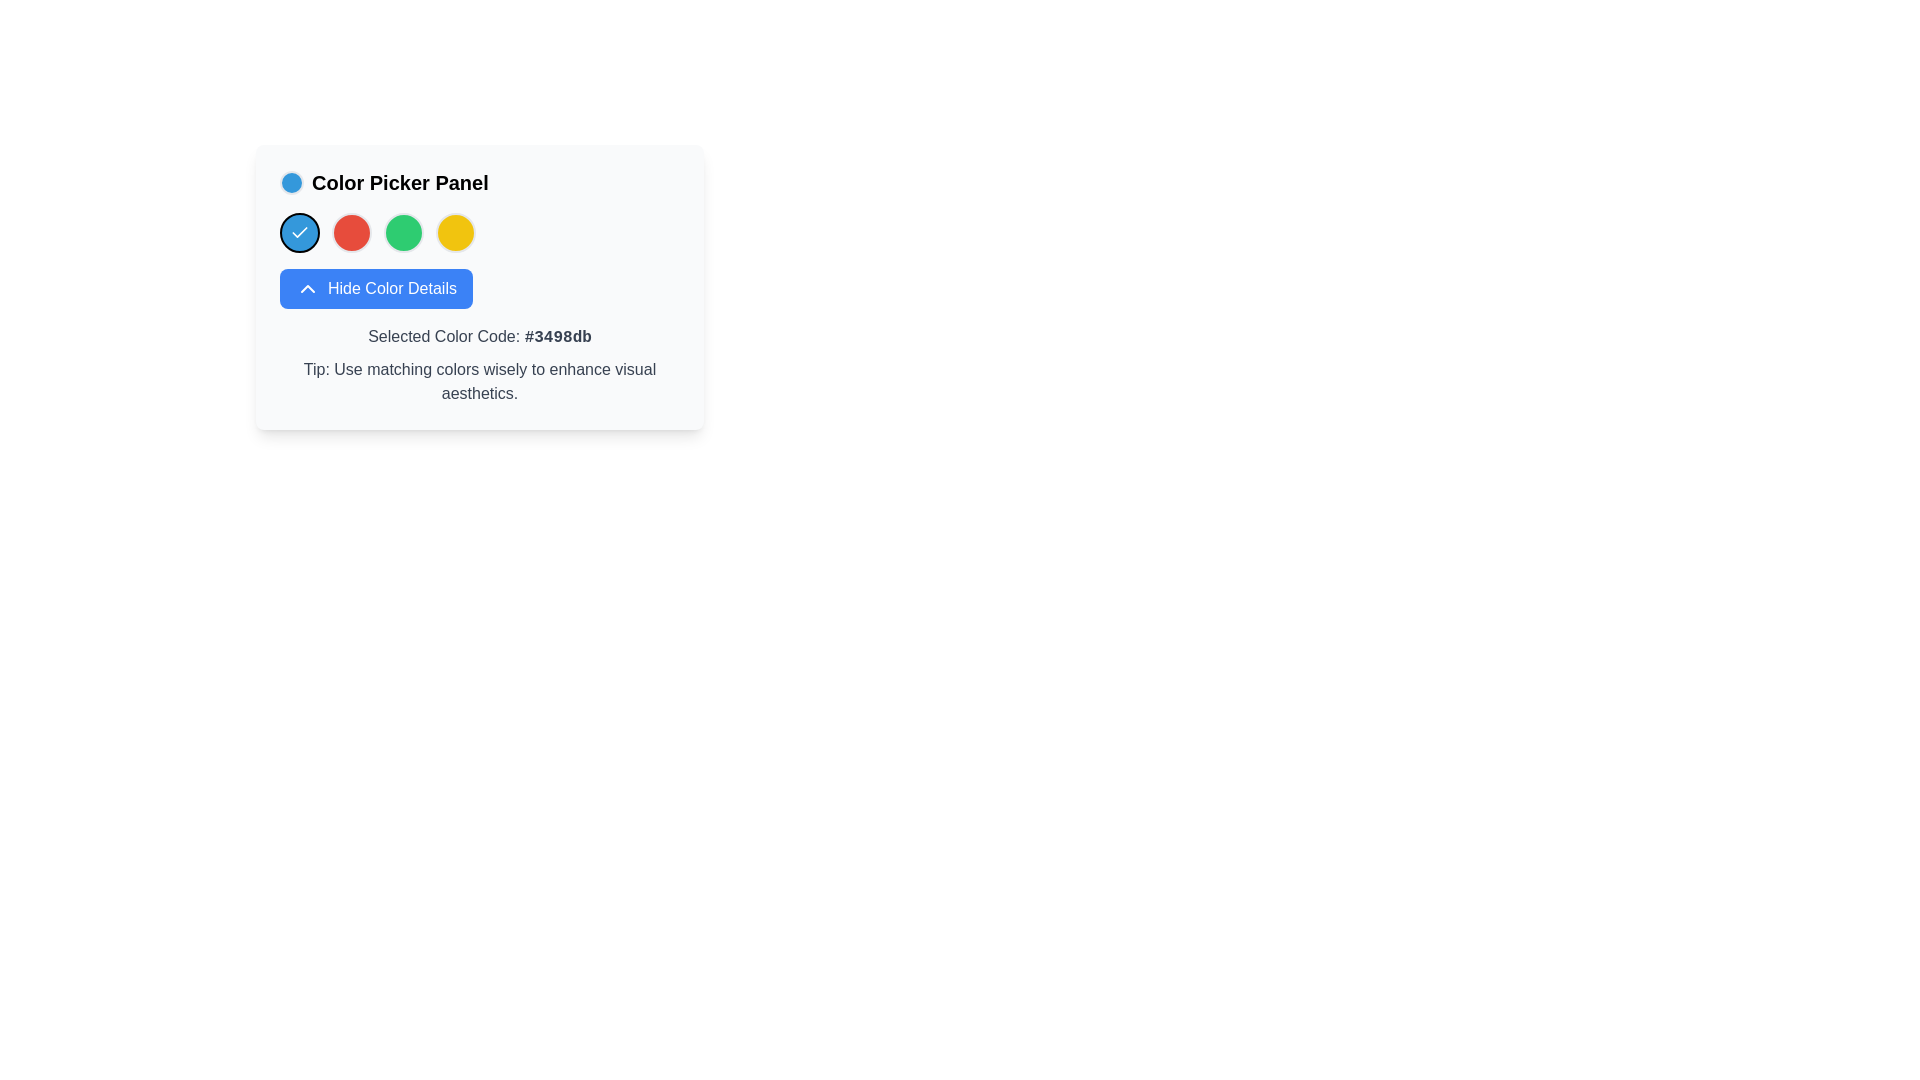  Describe the element at coordinates (480, 336) in the screenshot. I see `displayed hexadecimal color code from the Text Display located in the Color Picker Panel, which is positioned below the 'Hide Color Details' button and above the tip text` at that location.